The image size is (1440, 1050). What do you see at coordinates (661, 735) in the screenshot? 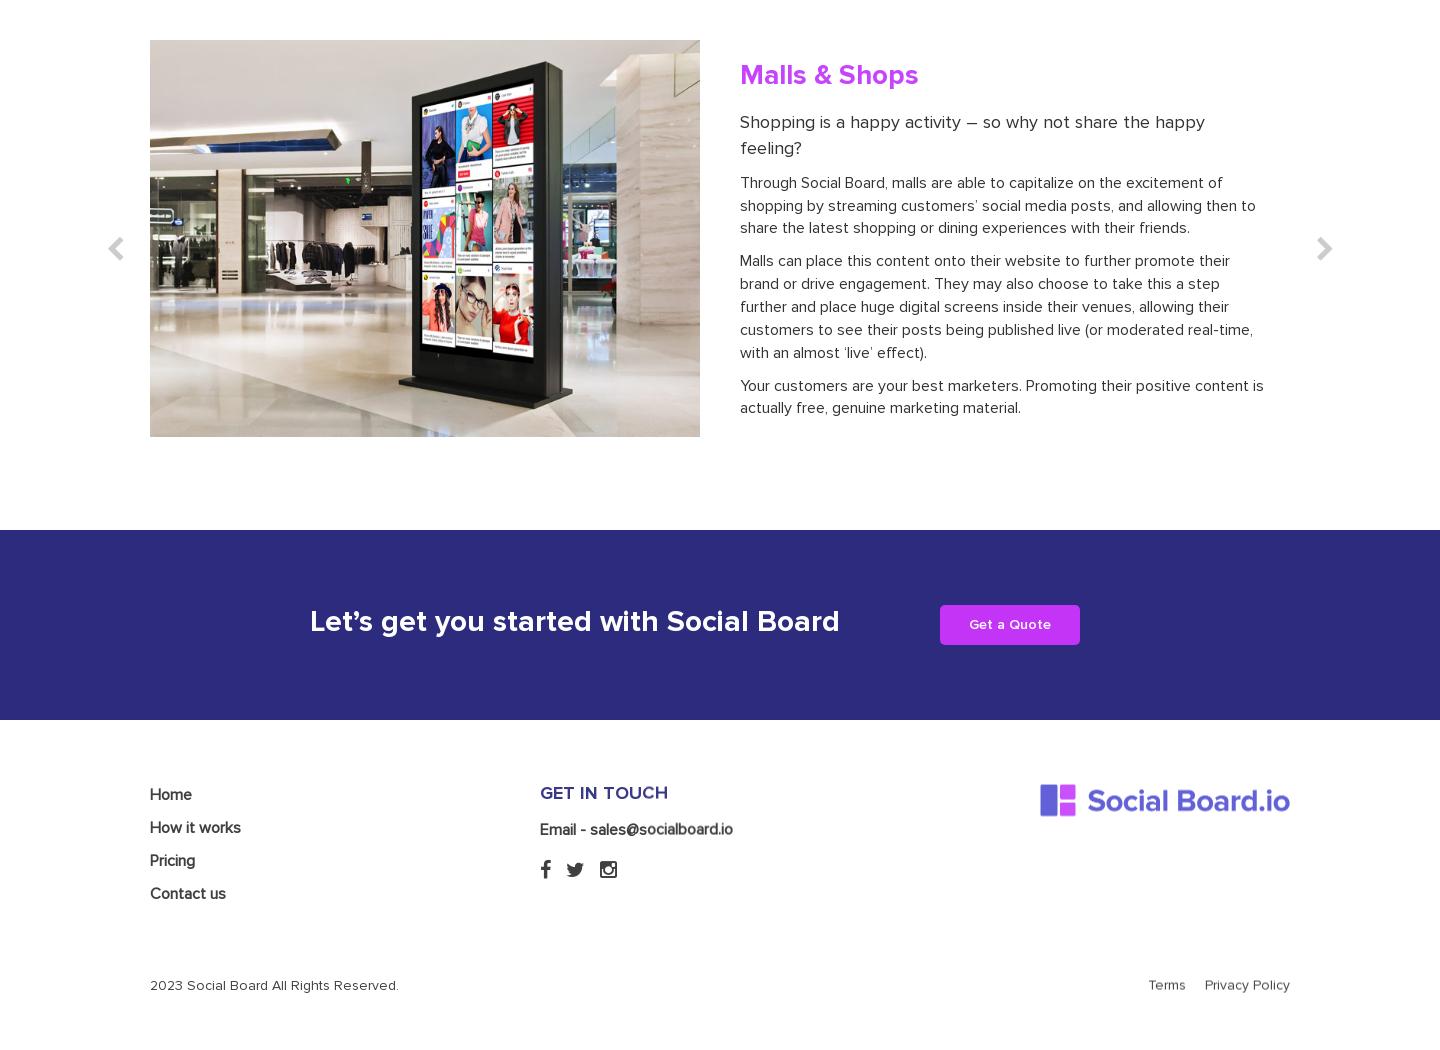
I see `'sales@socialboard.io'` at bounding box center [661, 735].